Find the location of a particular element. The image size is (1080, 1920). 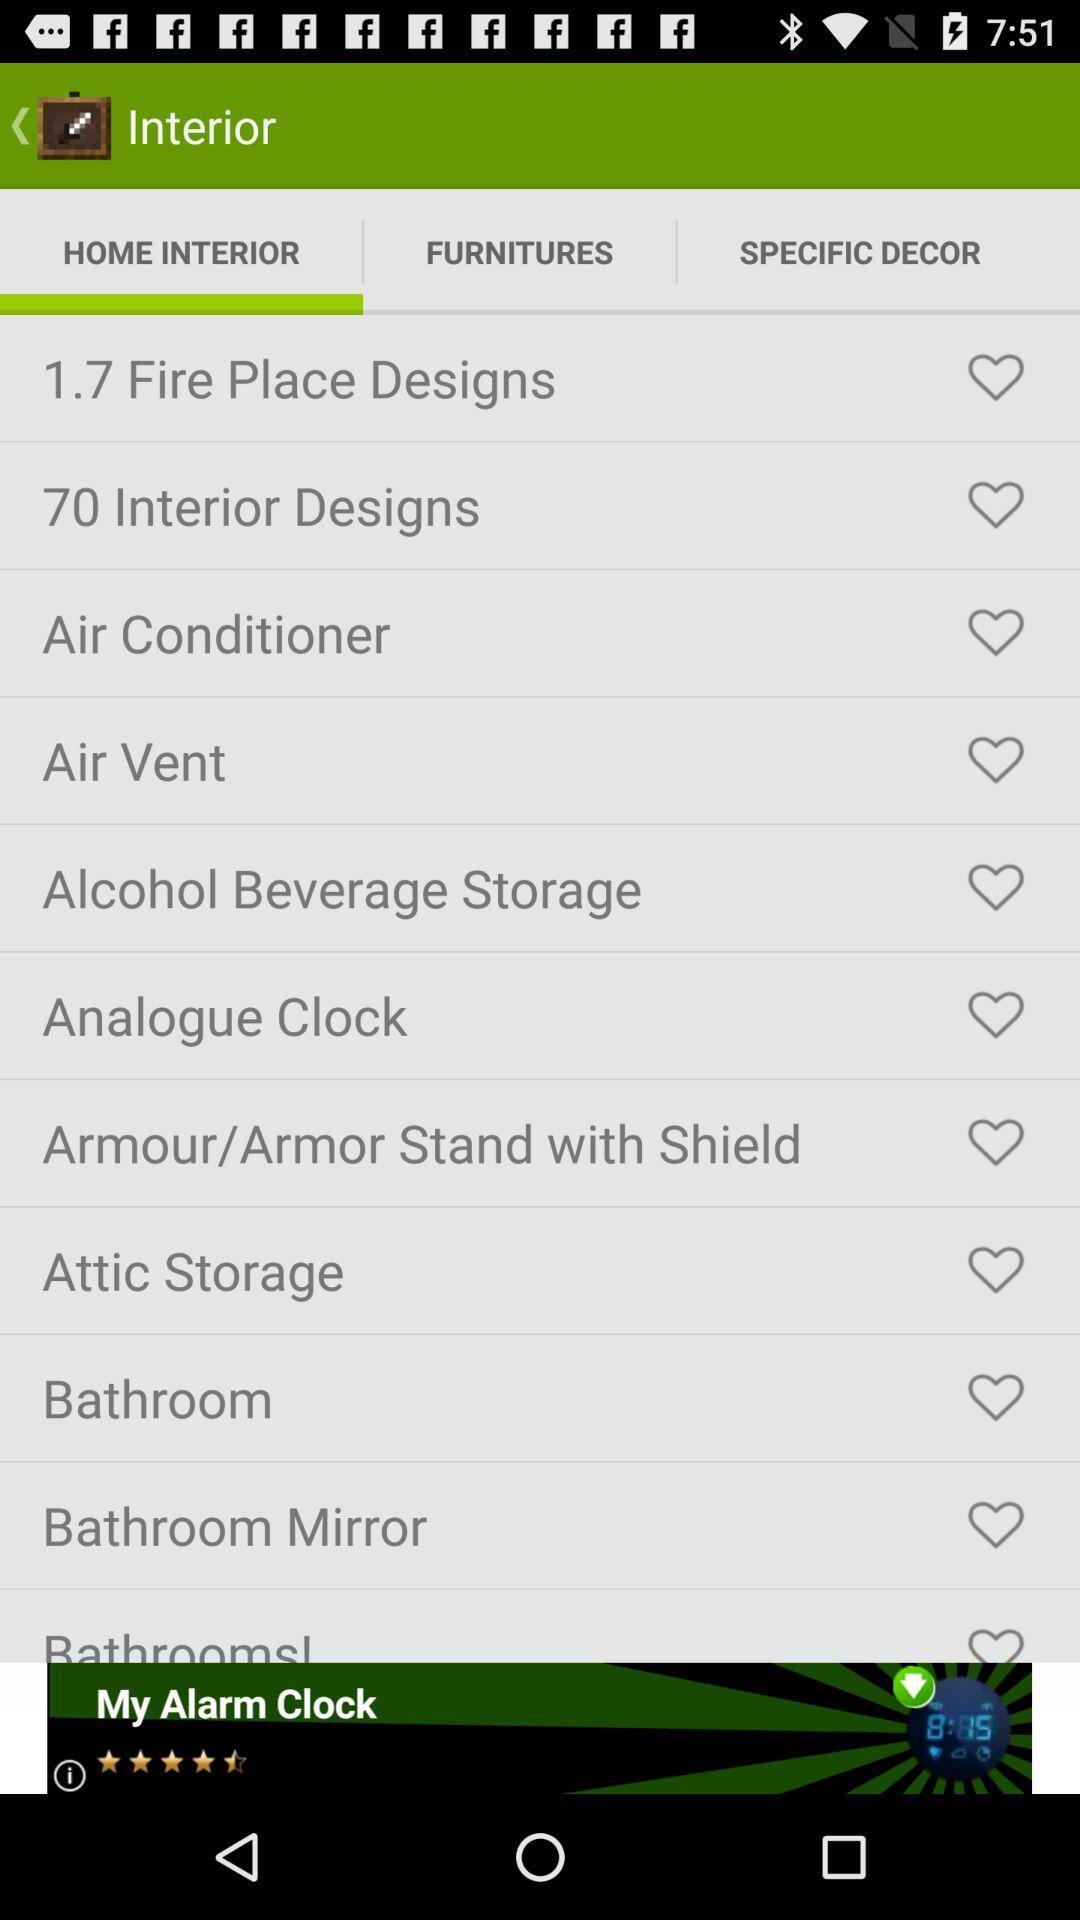

to favourite is located at coordinates (995, 759).